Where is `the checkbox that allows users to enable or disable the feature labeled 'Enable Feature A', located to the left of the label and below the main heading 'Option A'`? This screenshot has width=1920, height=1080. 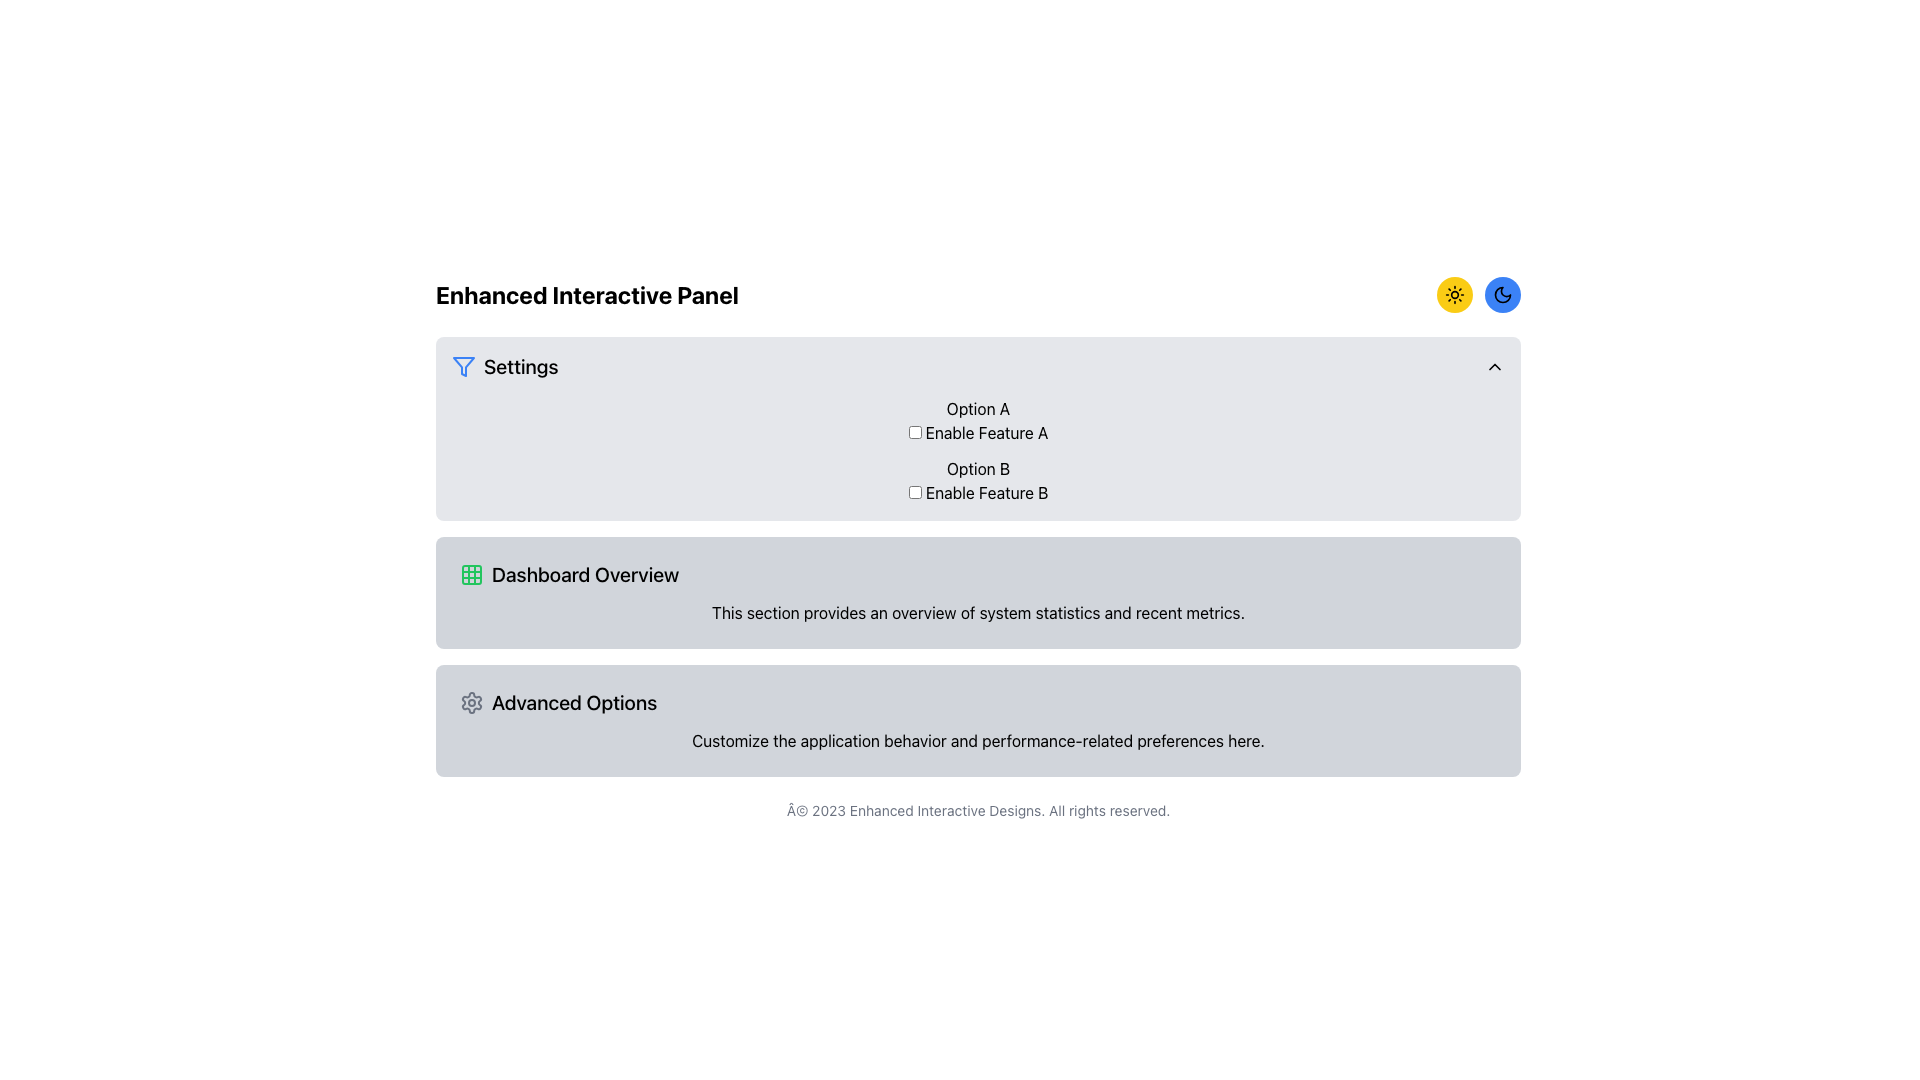
the checkbox that allows users to enable or disable the feature labeled 'Enable Feature A', located to the left of the label and below the main heading 'Option A' is located at coordinates (914, 431).